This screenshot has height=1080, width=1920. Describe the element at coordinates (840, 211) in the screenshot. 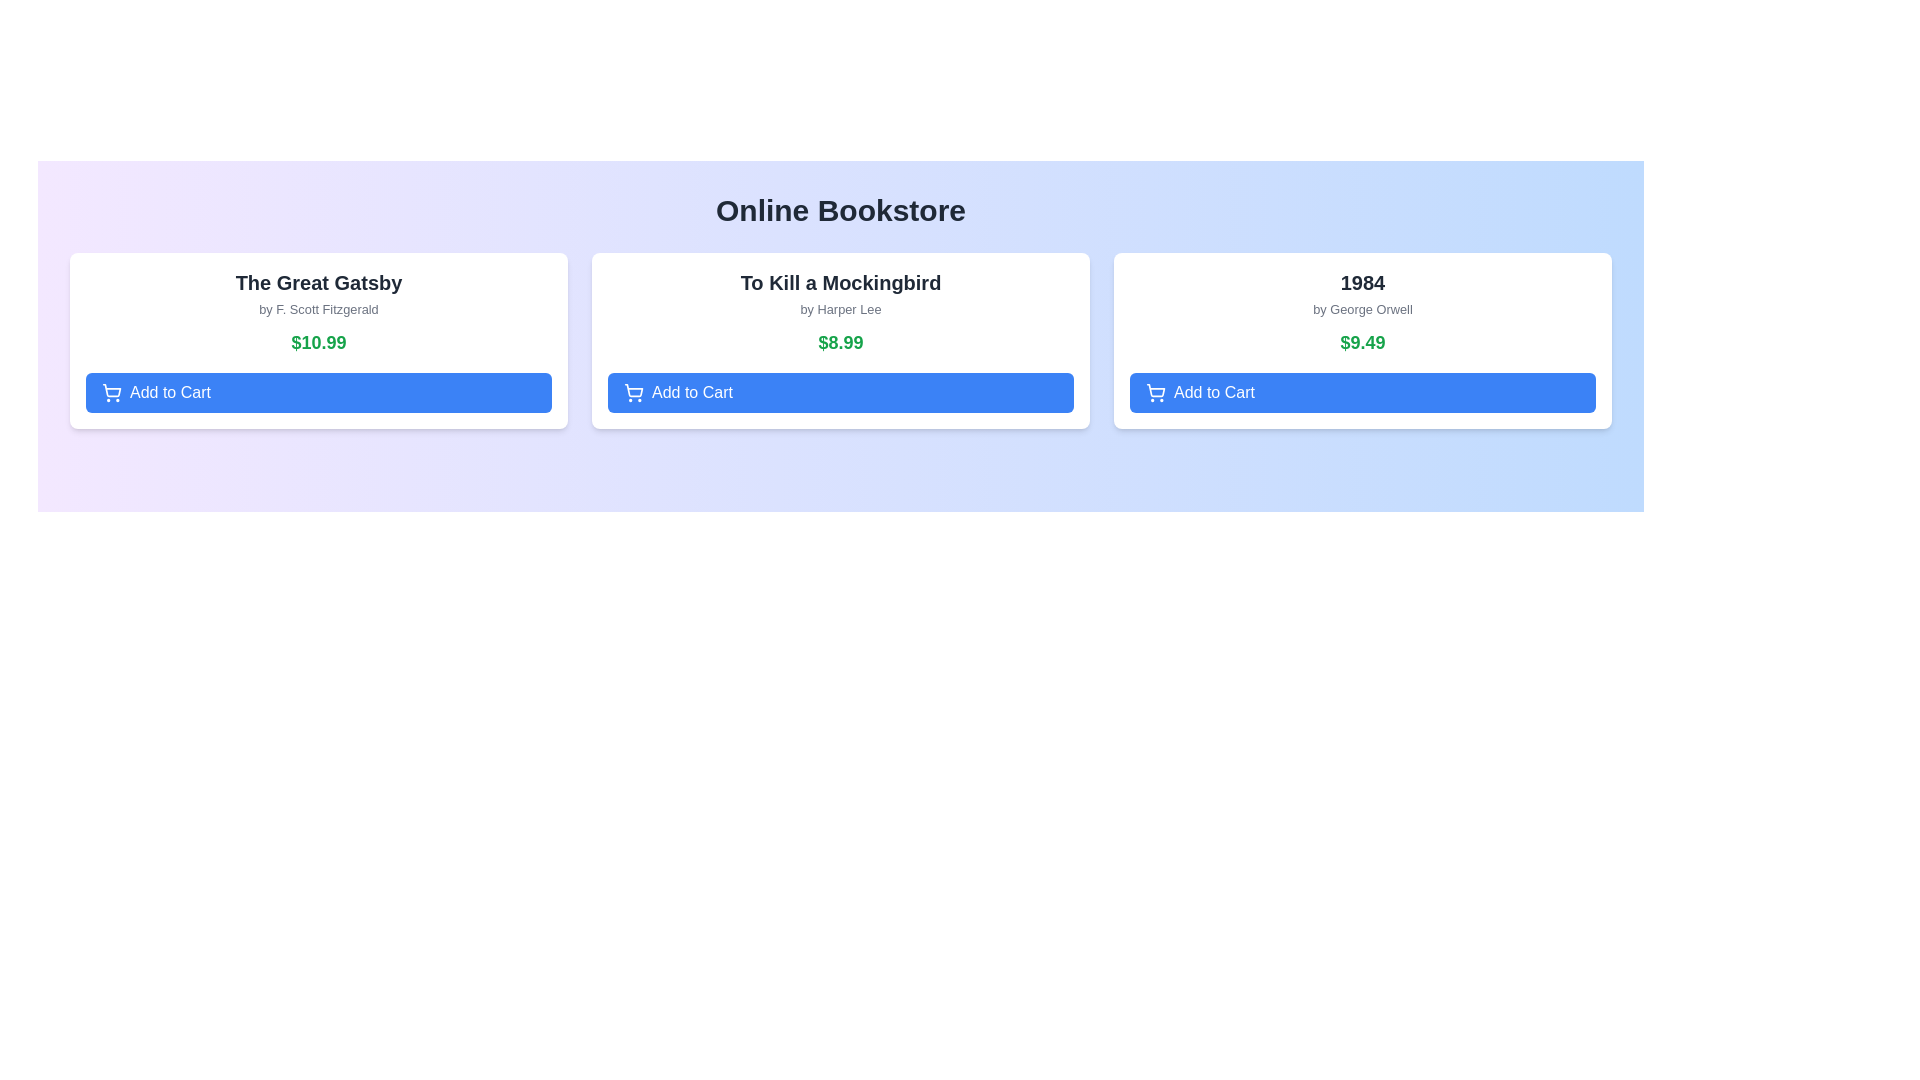

I see `text of the heading 'Online Bookstore', which is a large, bold, dark-gray title centered at the top of the content section` at that location.